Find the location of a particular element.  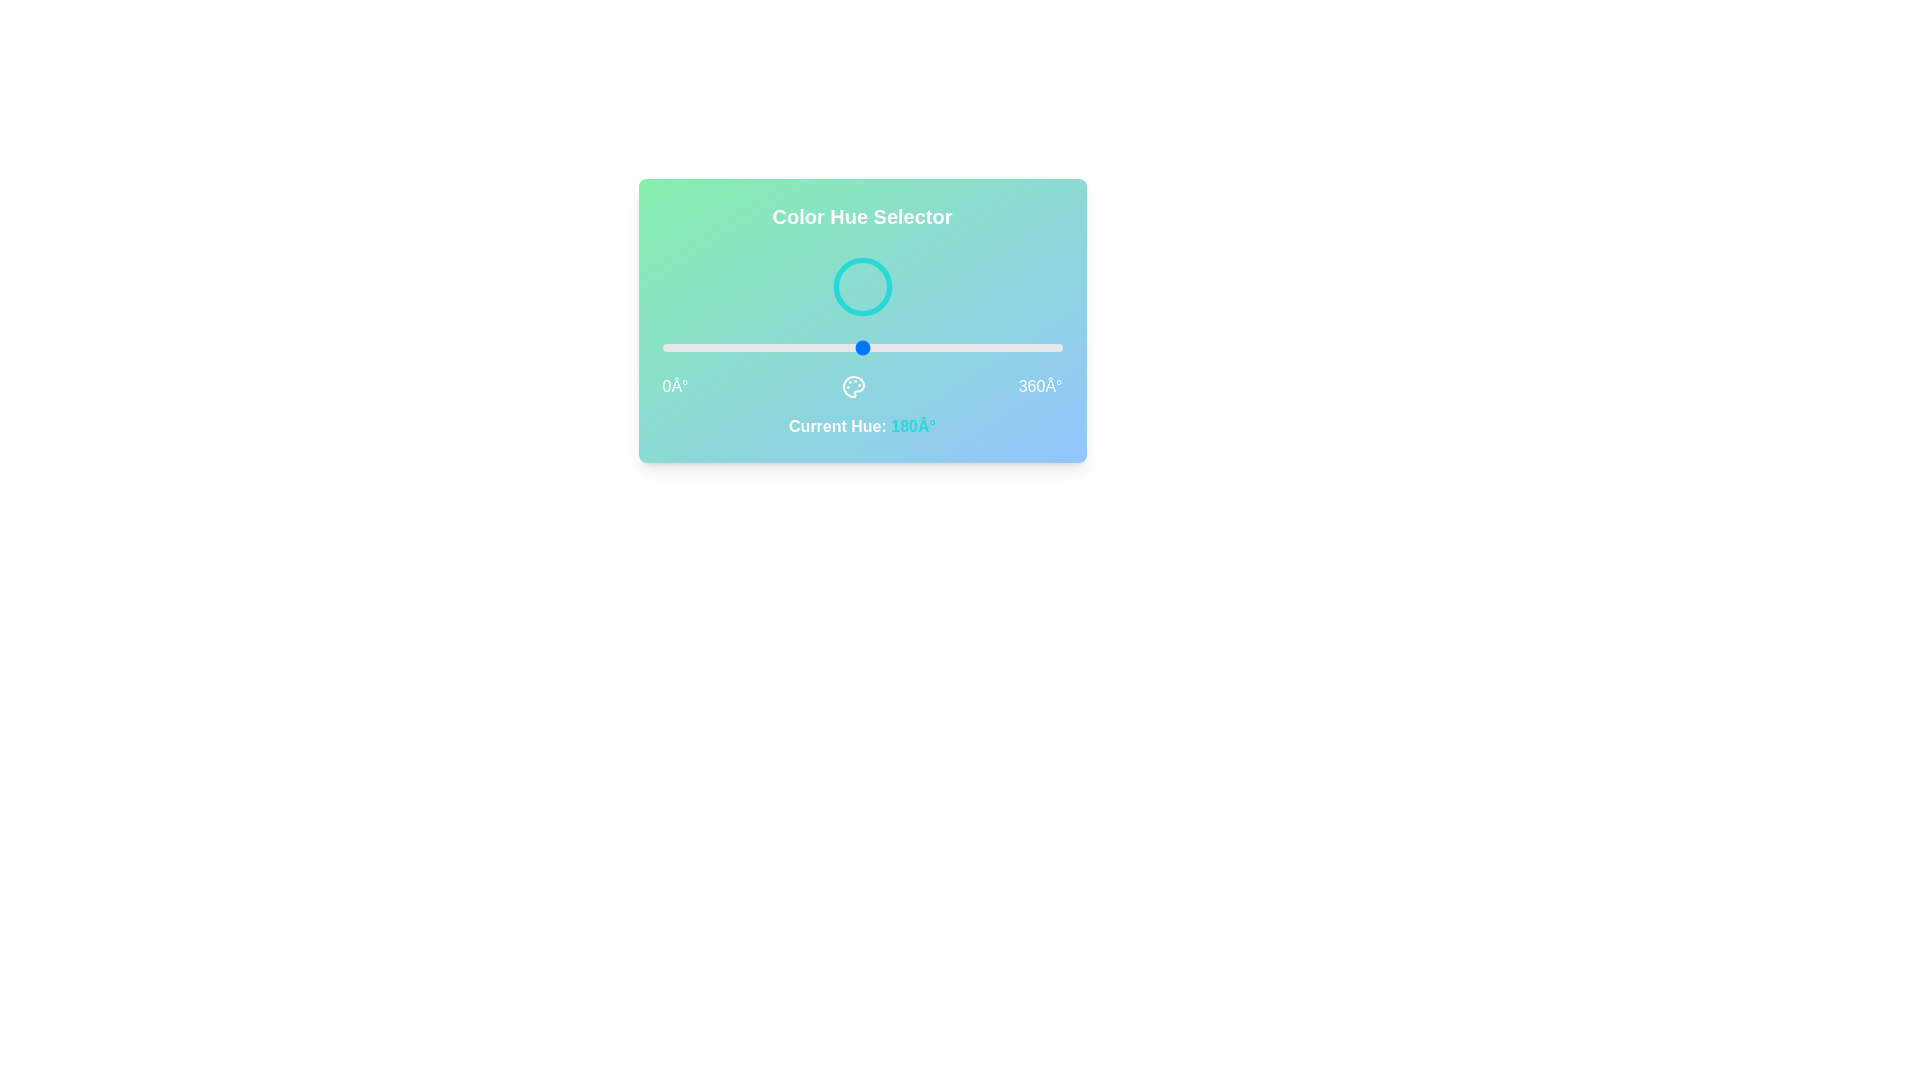

the hue to 279° by dragging the slider is located at coordinates (972, 346).